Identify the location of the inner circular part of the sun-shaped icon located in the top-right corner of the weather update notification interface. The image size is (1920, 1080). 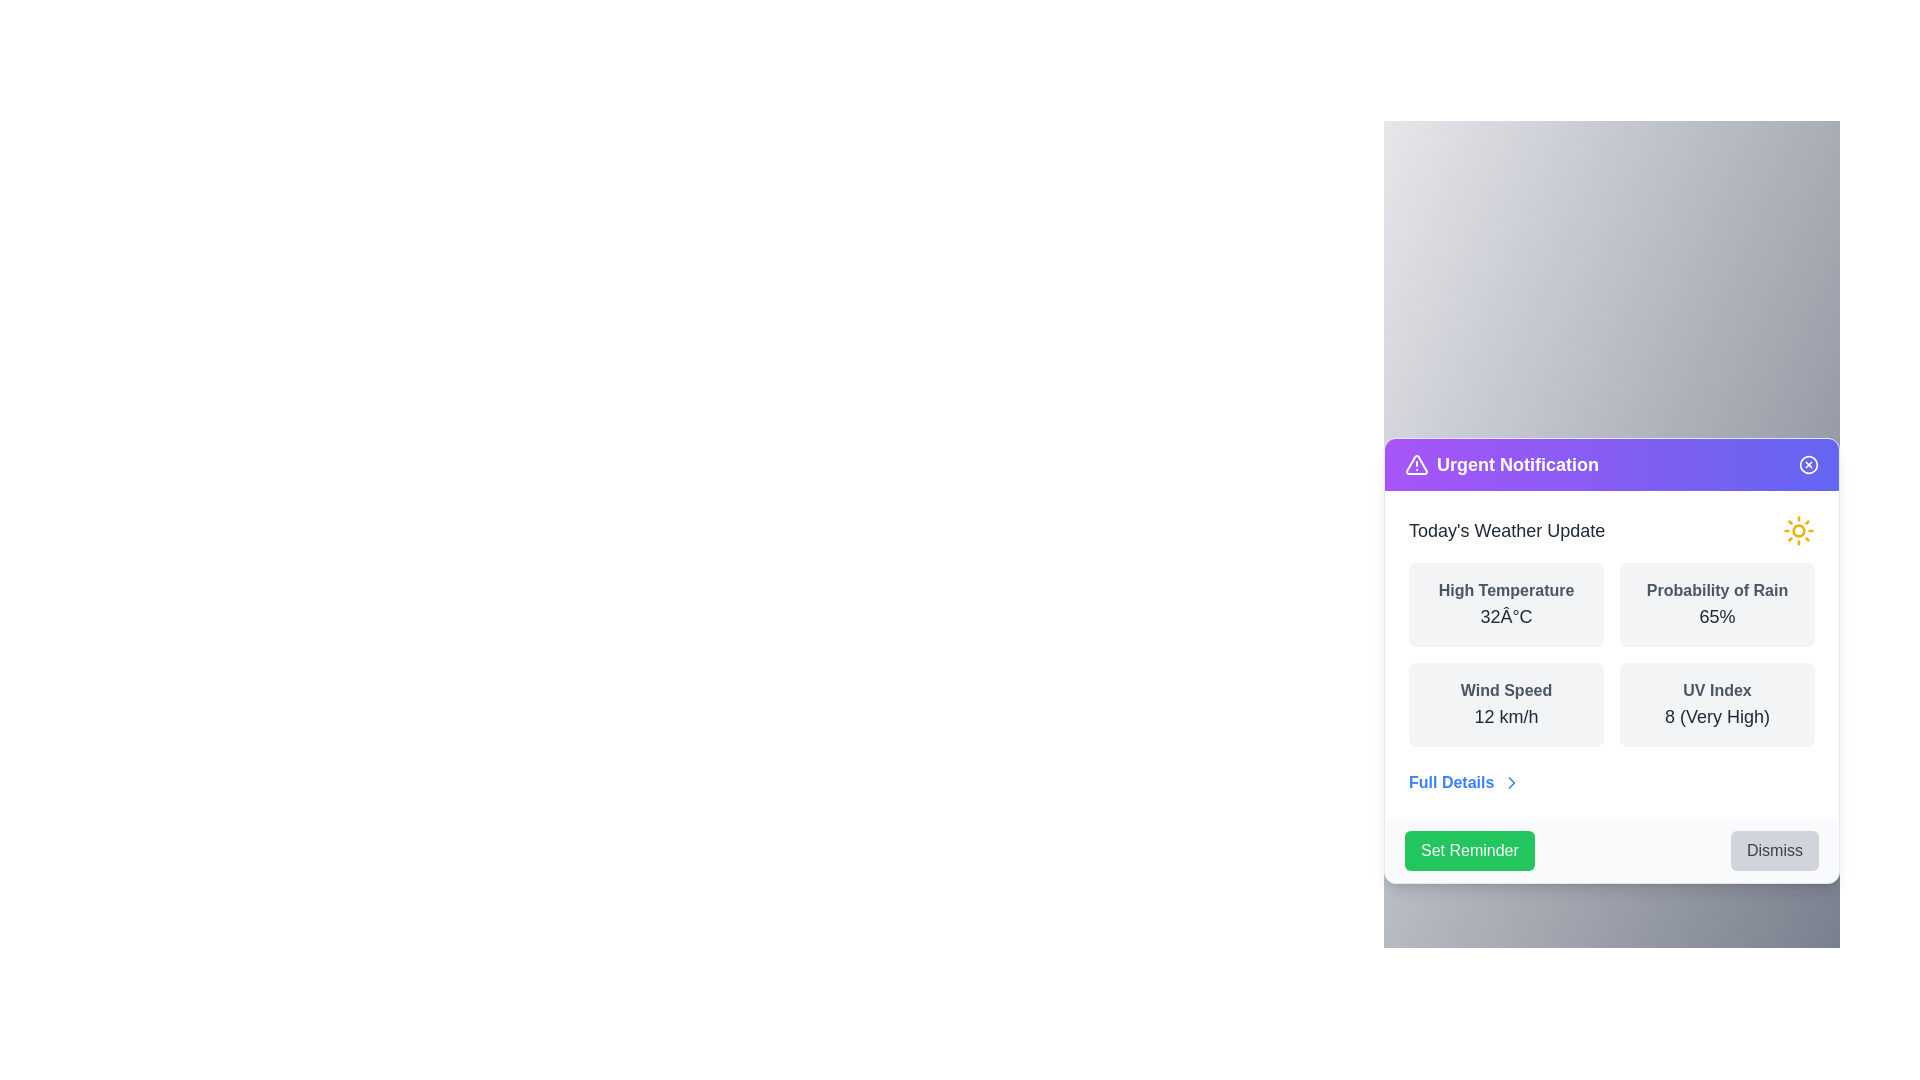
(1799, 530).